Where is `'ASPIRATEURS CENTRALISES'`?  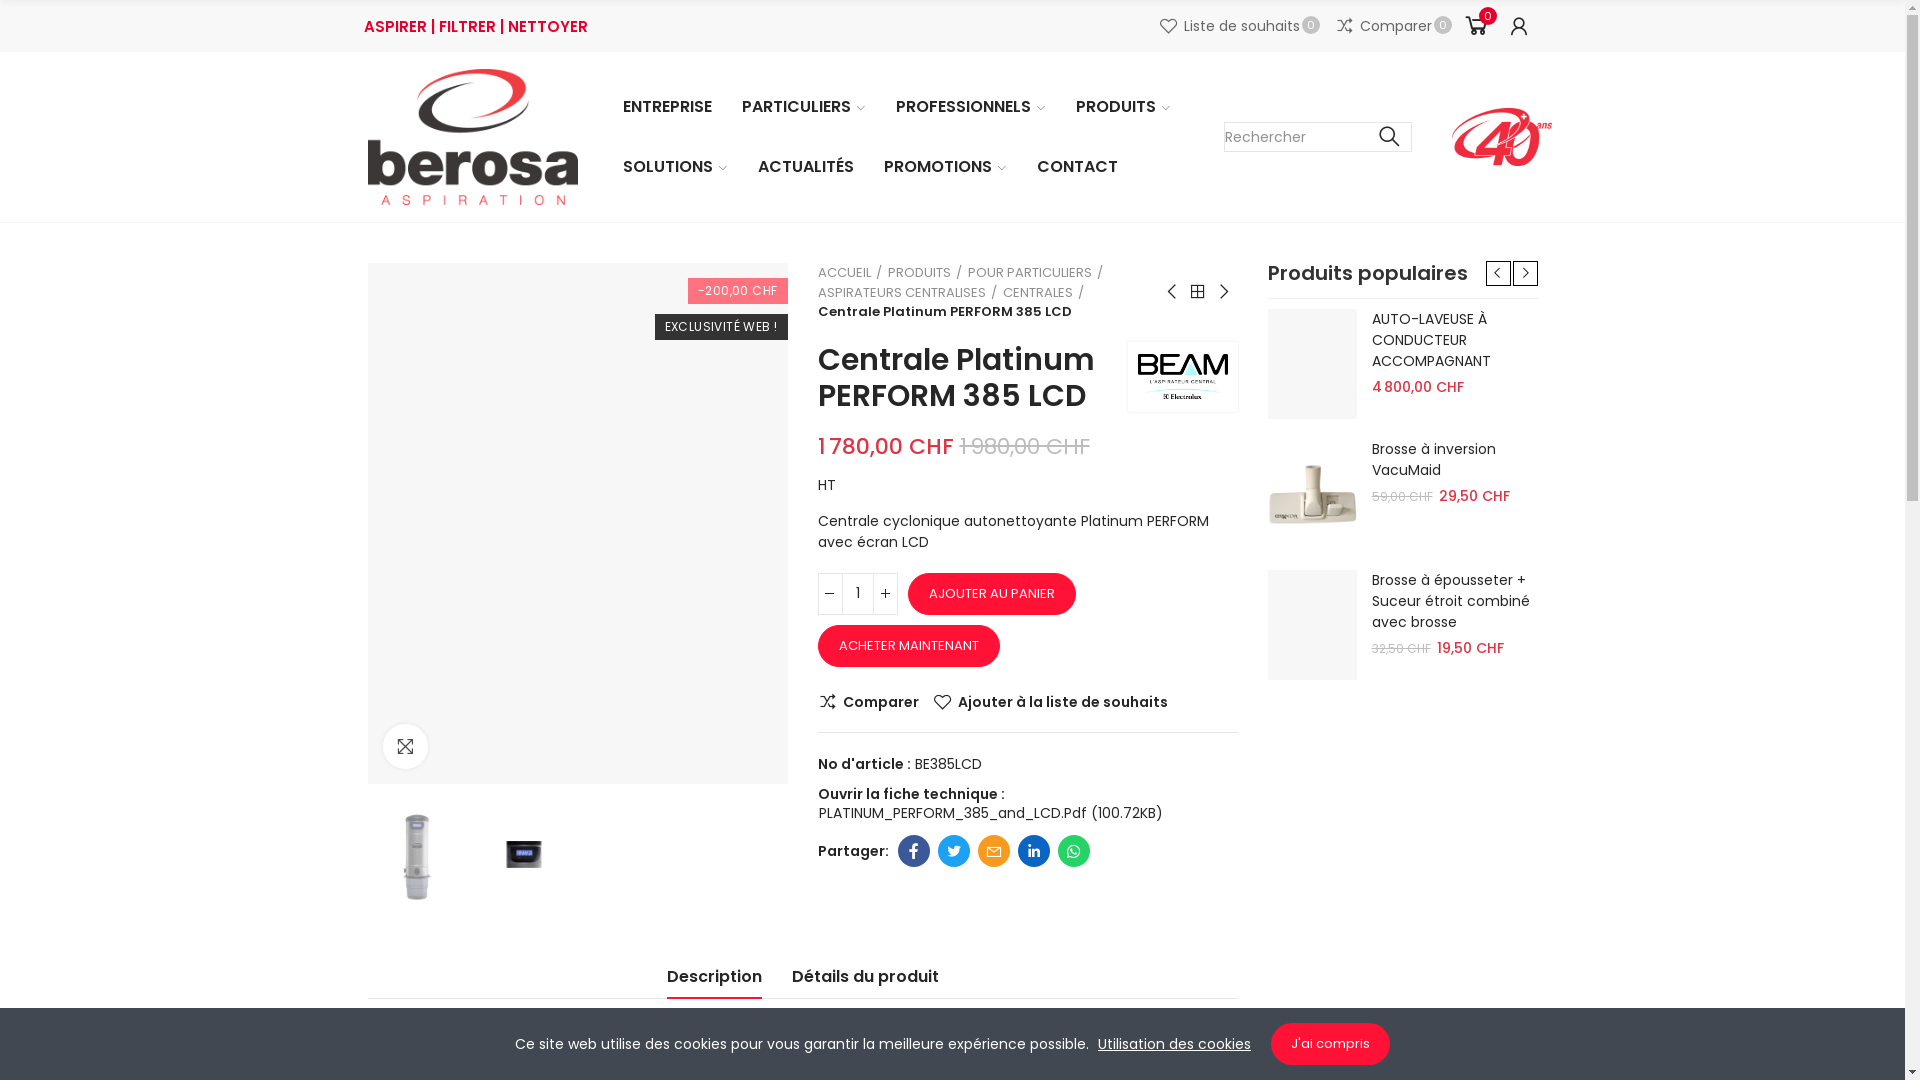 'ASPIRATEURS CENTRALISES' is located at coordinates (906, 292).